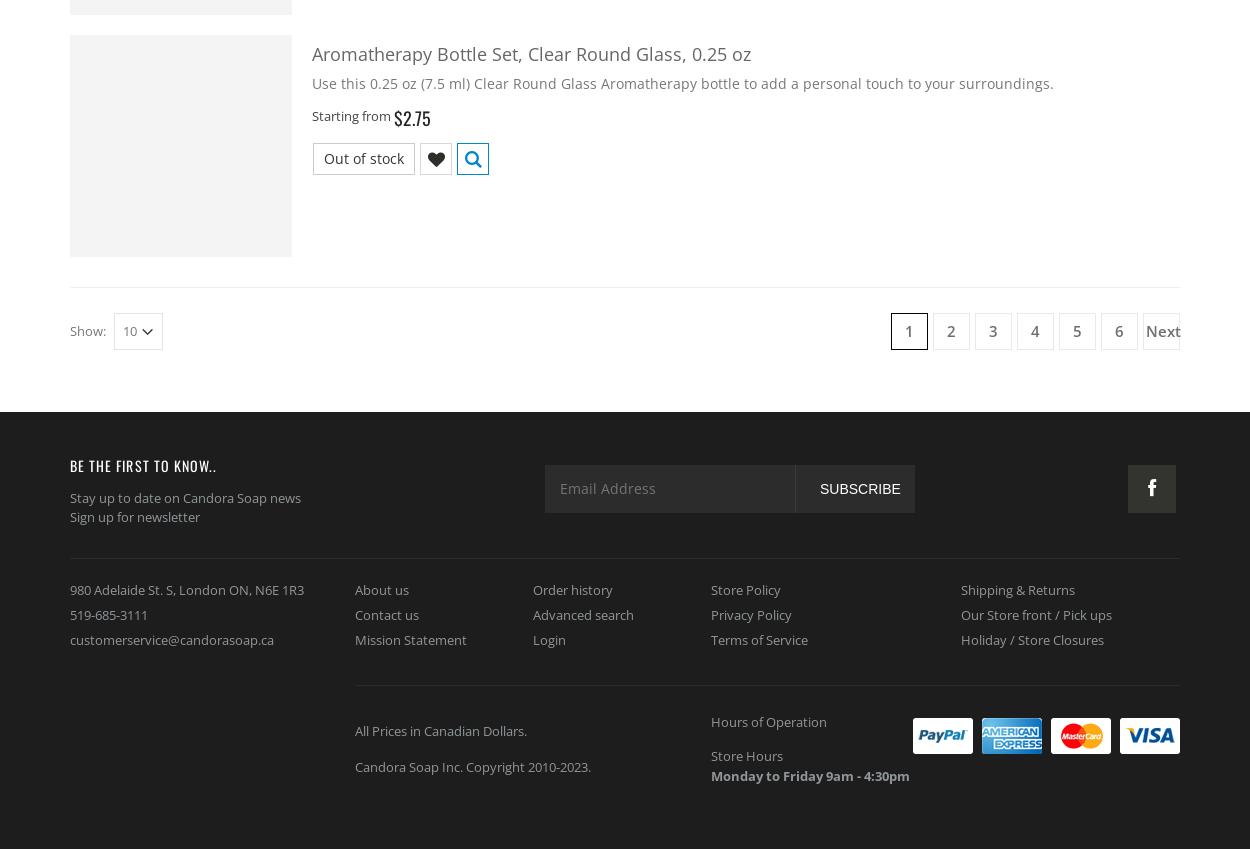 This screenshot has width=1250, height=849. I want to click on 'BE THE FIRST TO KNOW..', so click(143, 464).